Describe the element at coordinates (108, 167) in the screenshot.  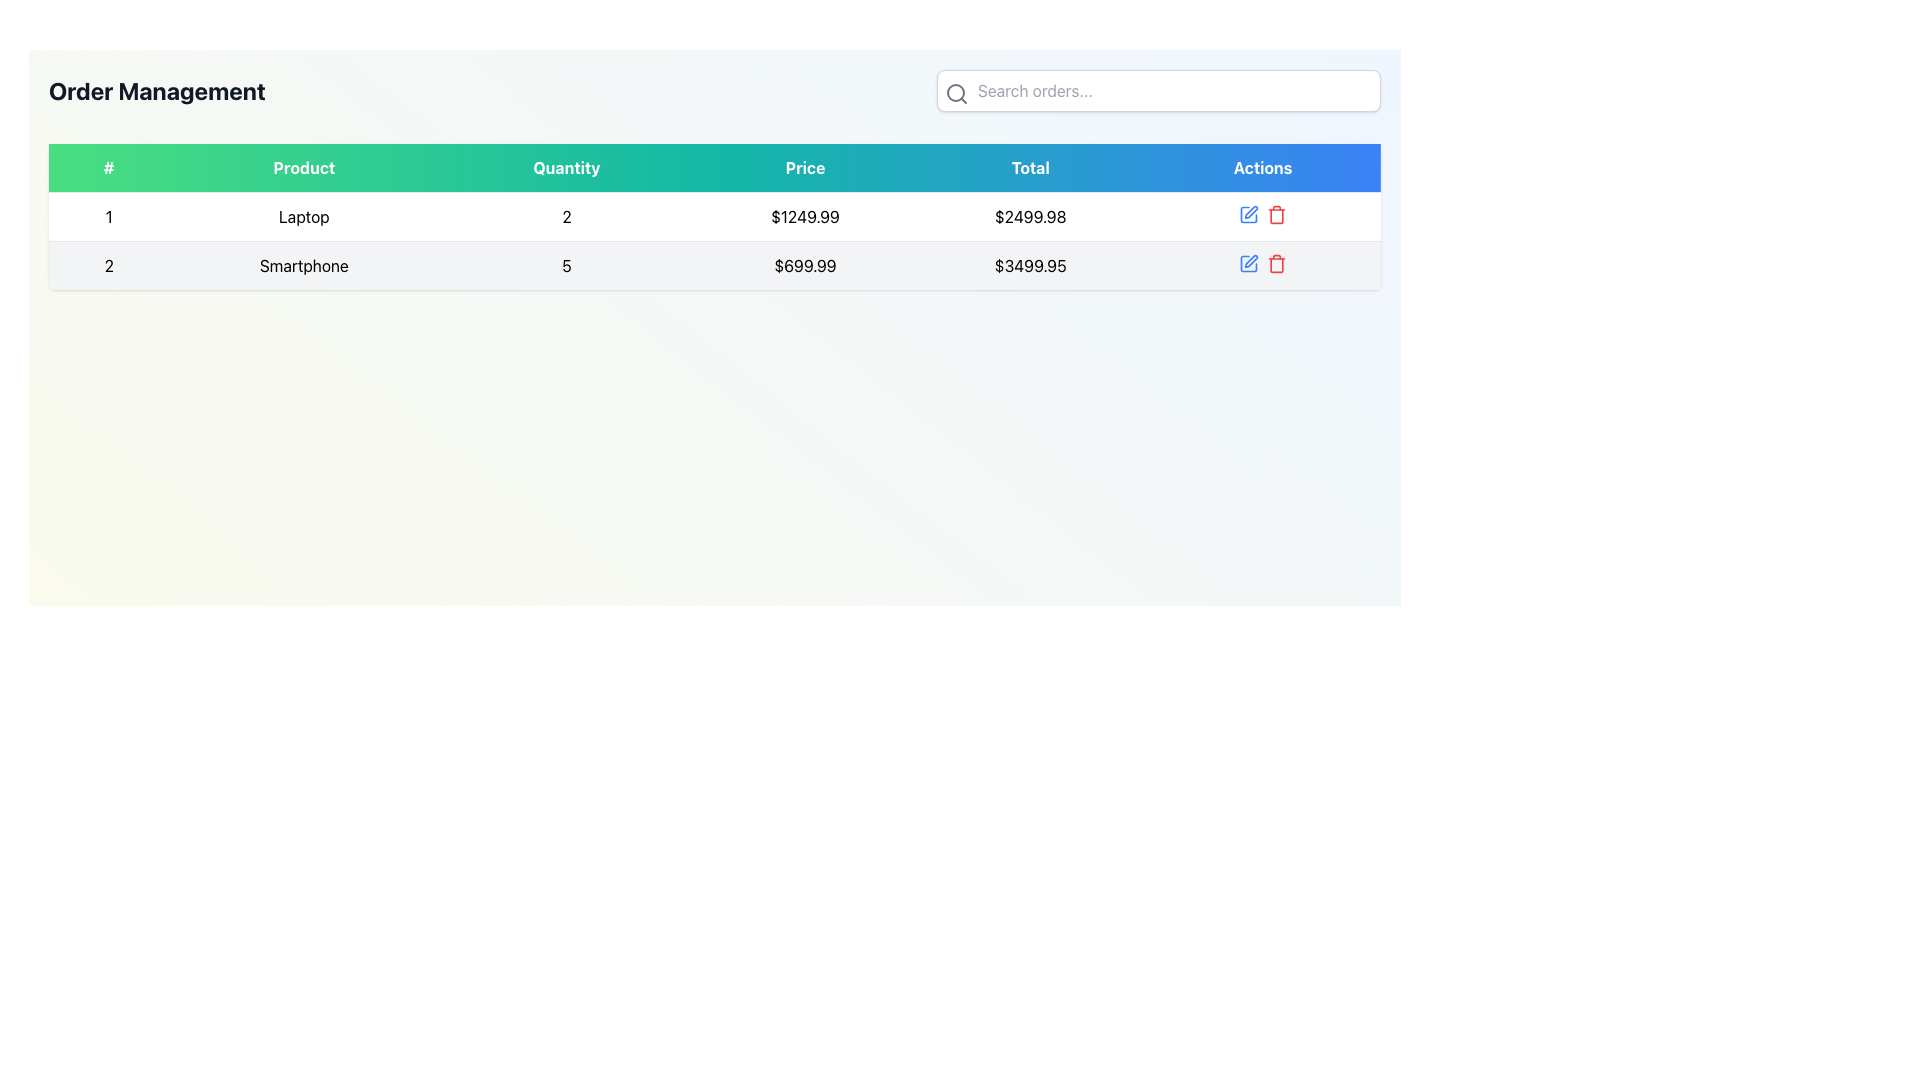
I see `the first table header cell that serves as a label for the column containing row numbers or identifiers` at that location.